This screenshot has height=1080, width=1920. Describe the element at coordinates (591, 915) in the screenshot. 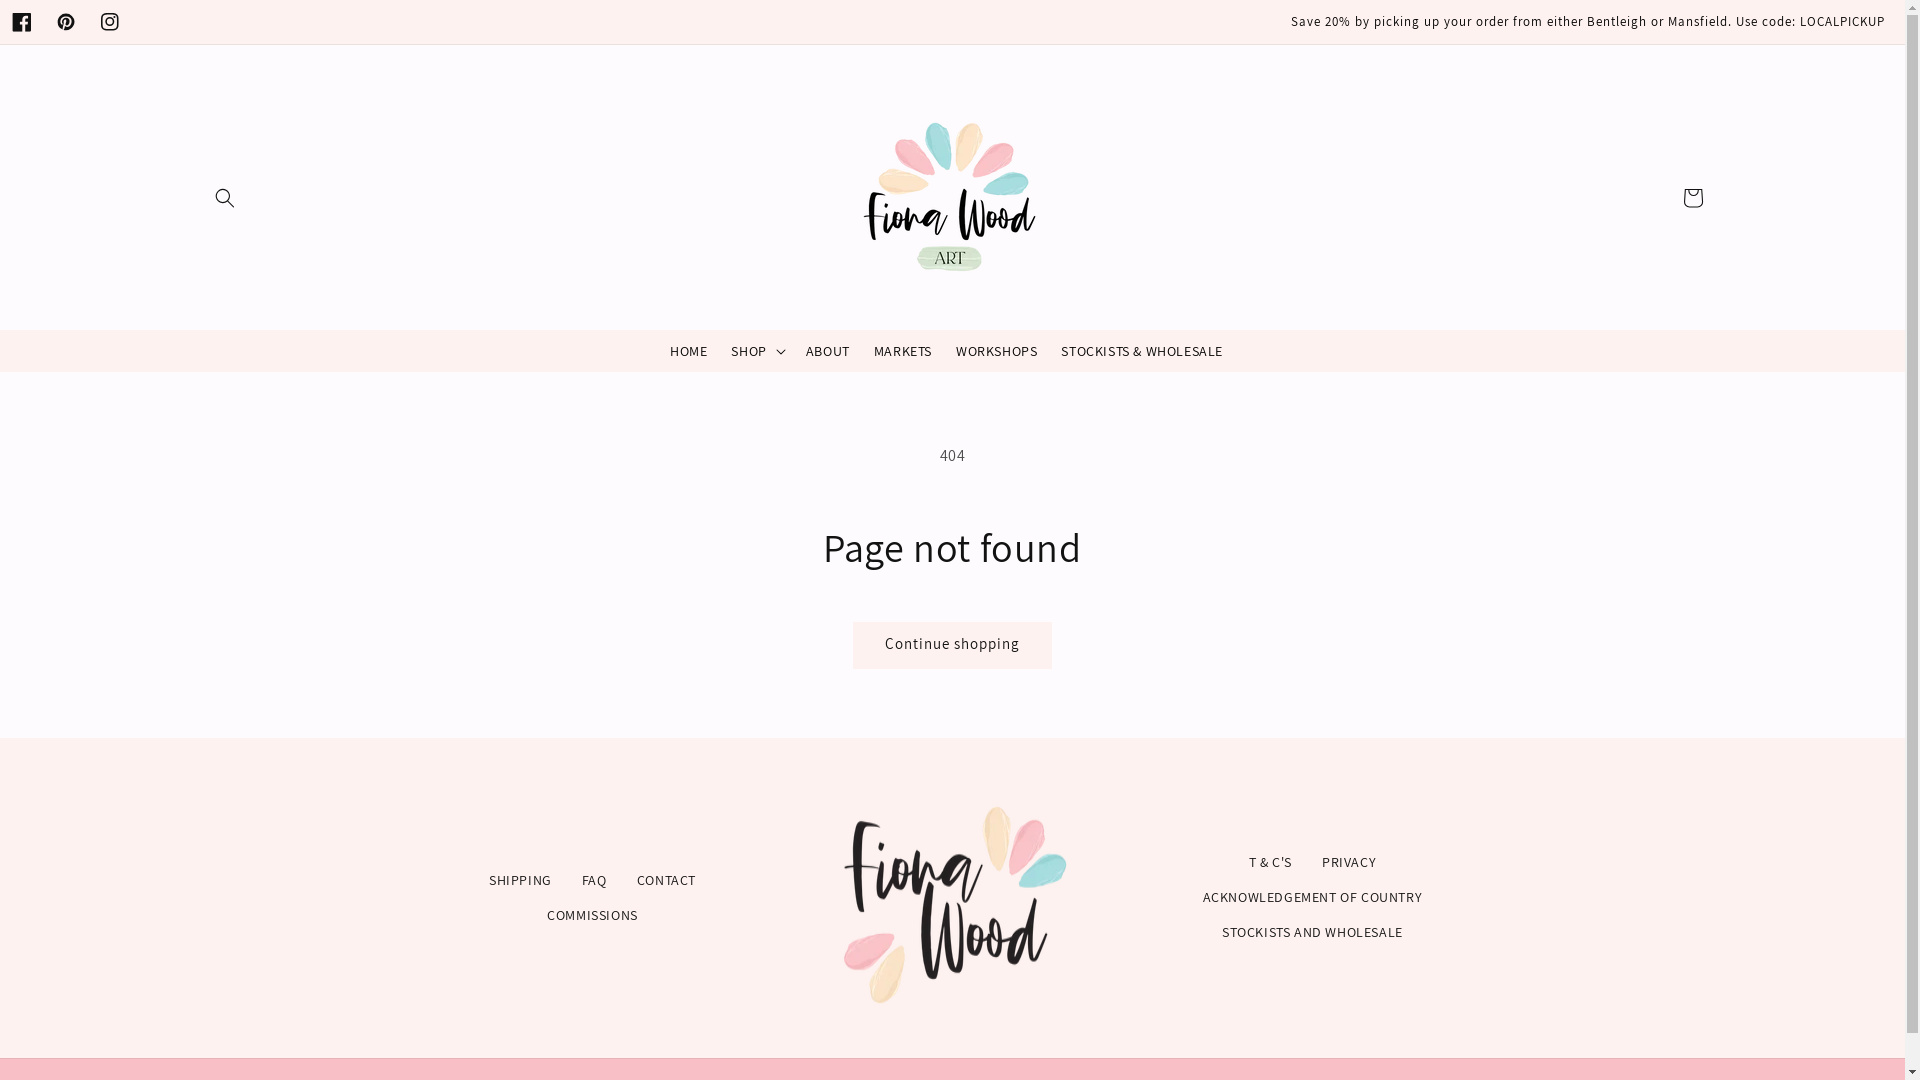

I see `'COMMISSIONS'` at that location.